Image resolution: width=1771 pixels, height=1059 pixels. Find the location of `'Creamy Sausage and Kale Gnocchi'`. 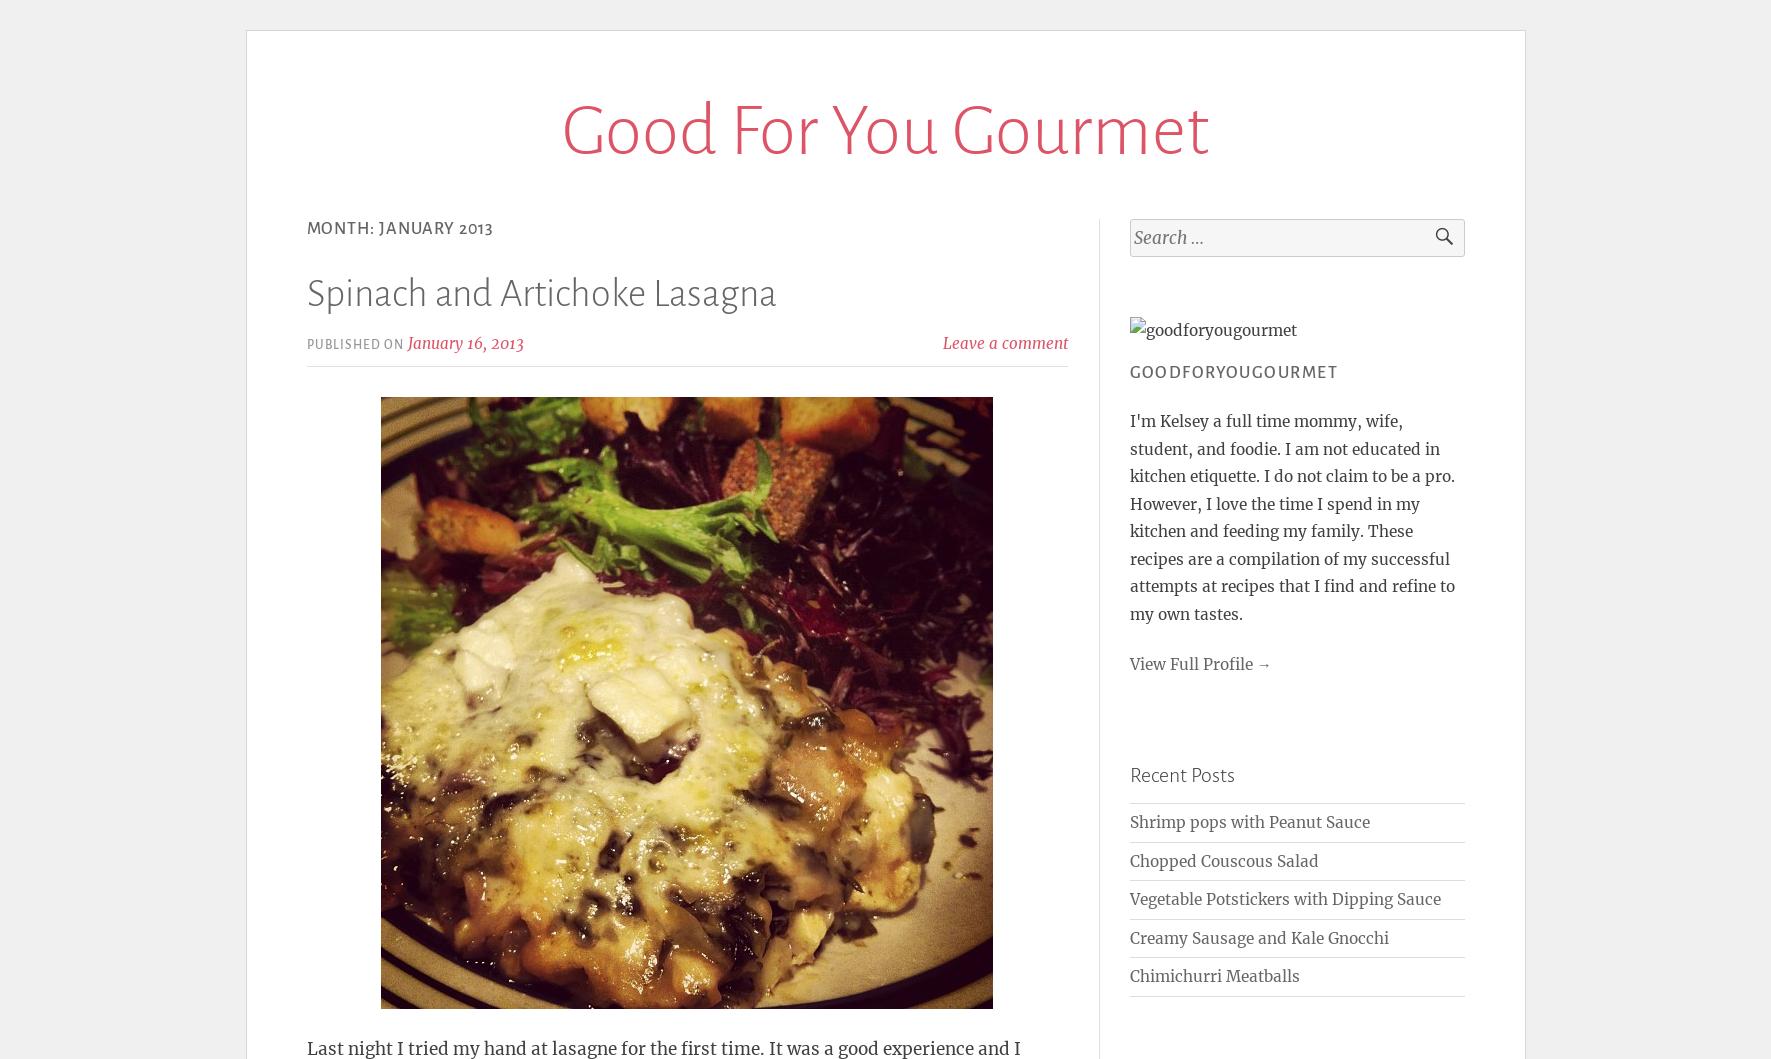

'Creamy Sausage and Kale Gnocchi' is located at coordinates (1128, 937).